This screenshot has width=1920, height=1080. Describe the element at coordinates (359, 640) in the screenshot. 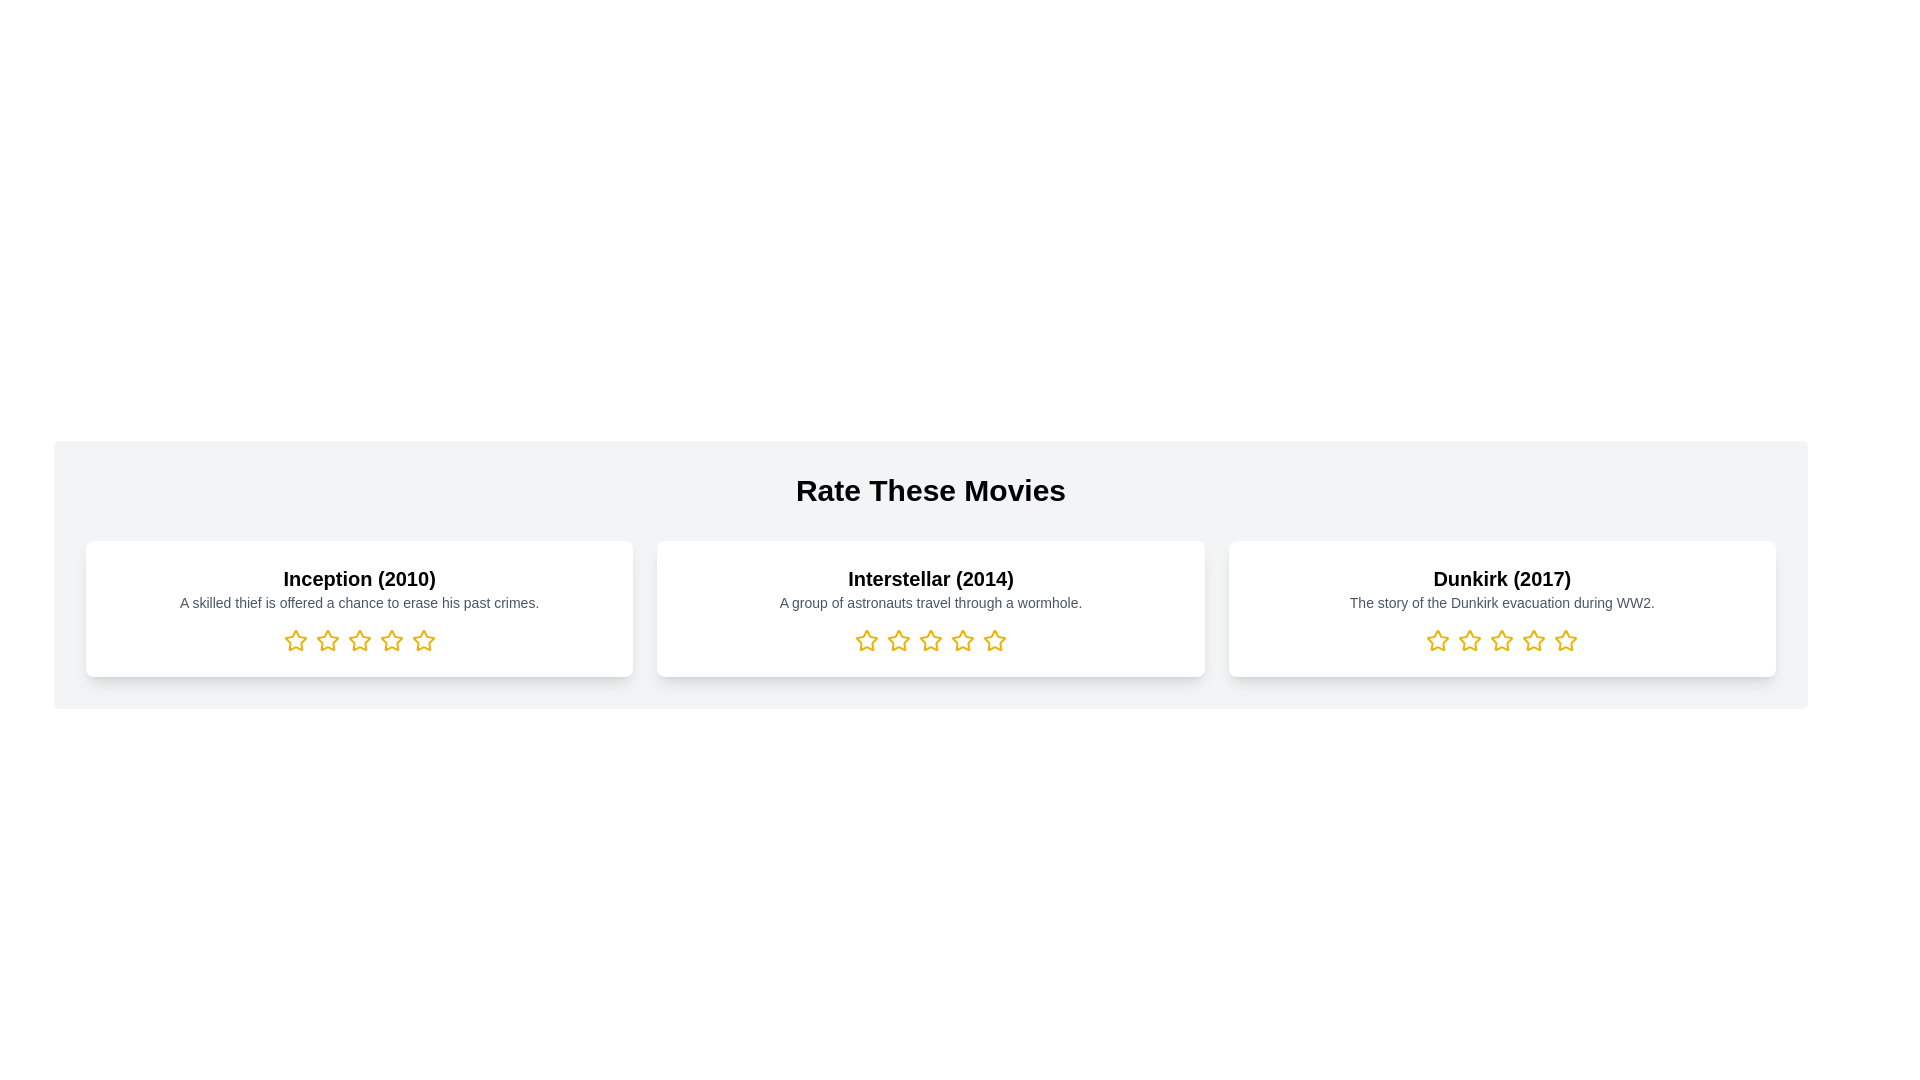

I see `the rating for a movie to 3 stars` at that location.